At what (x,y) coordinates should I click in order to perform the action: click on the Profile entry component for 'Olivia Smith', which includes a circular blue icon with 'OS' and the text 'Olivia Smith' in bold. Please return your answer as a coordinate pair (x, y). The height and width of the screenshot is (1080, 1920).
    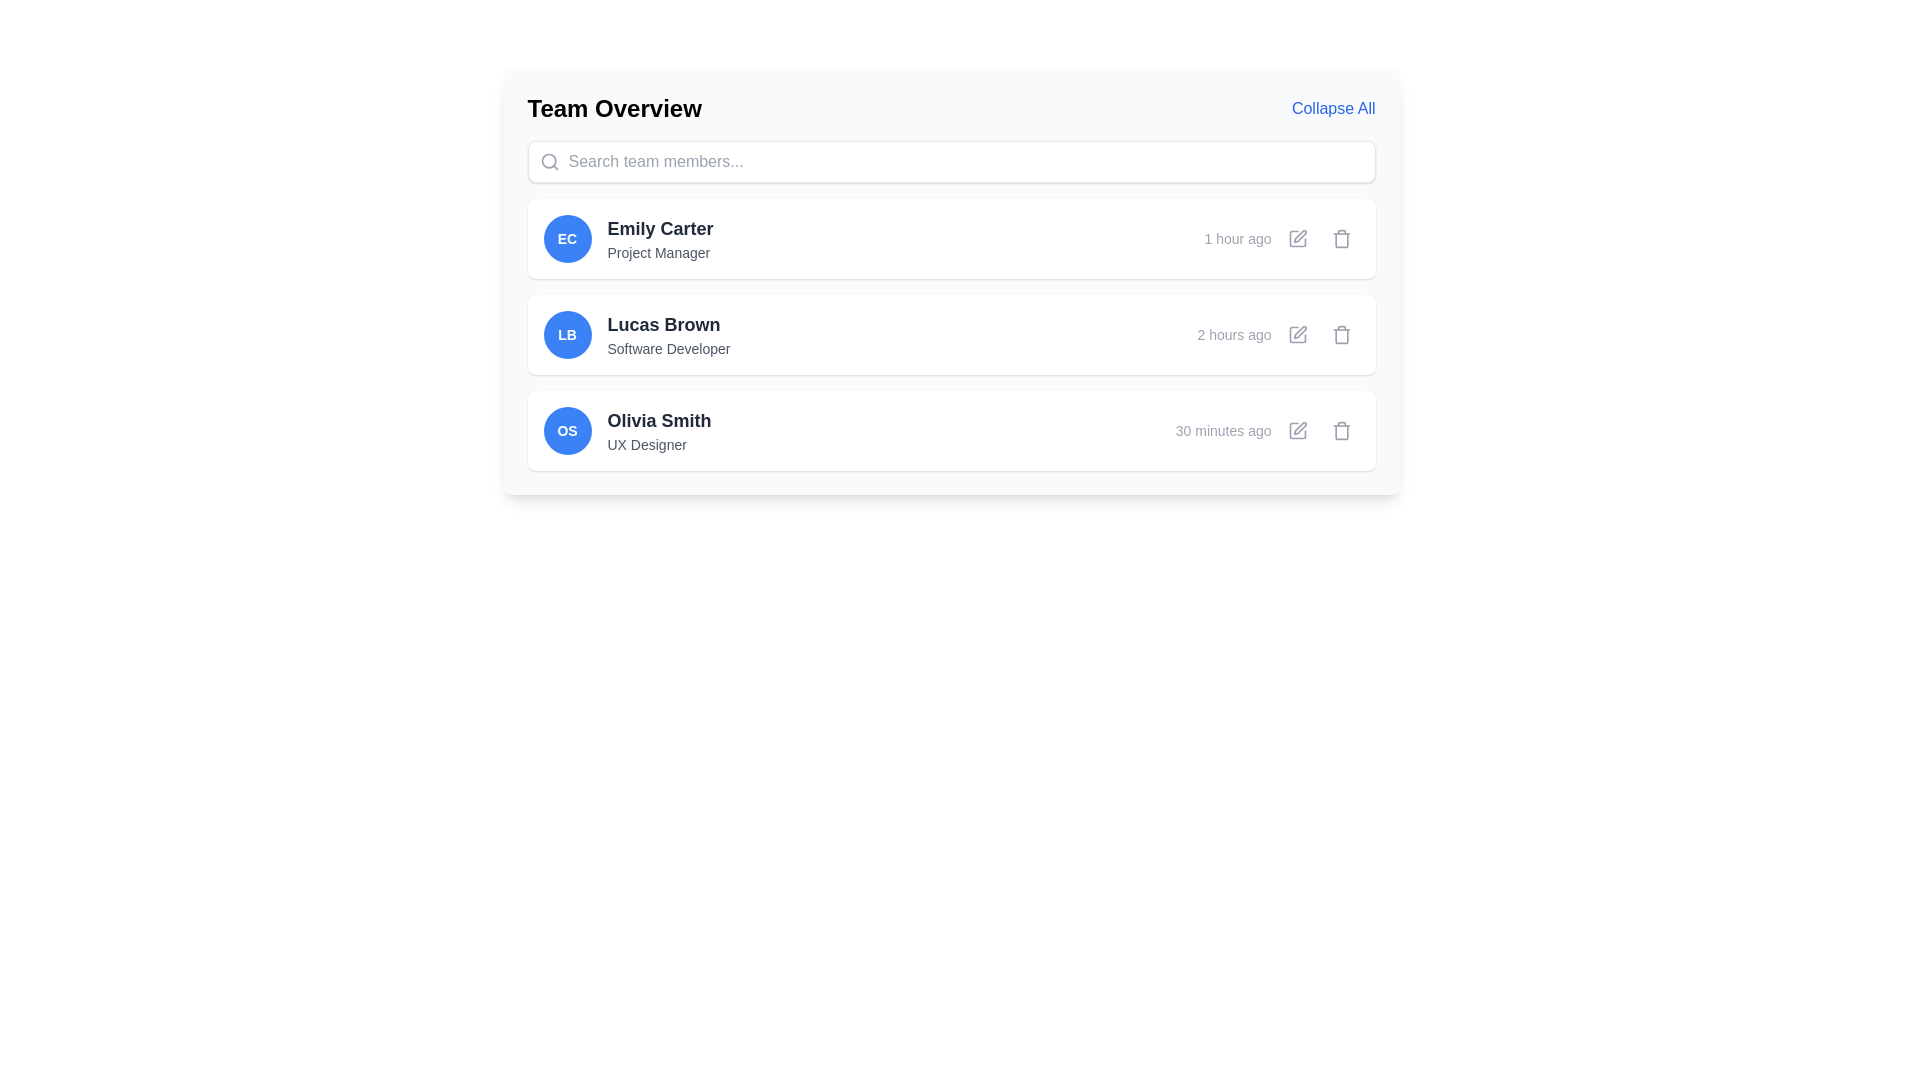
    Looking at the image, I should click on (626, 430).